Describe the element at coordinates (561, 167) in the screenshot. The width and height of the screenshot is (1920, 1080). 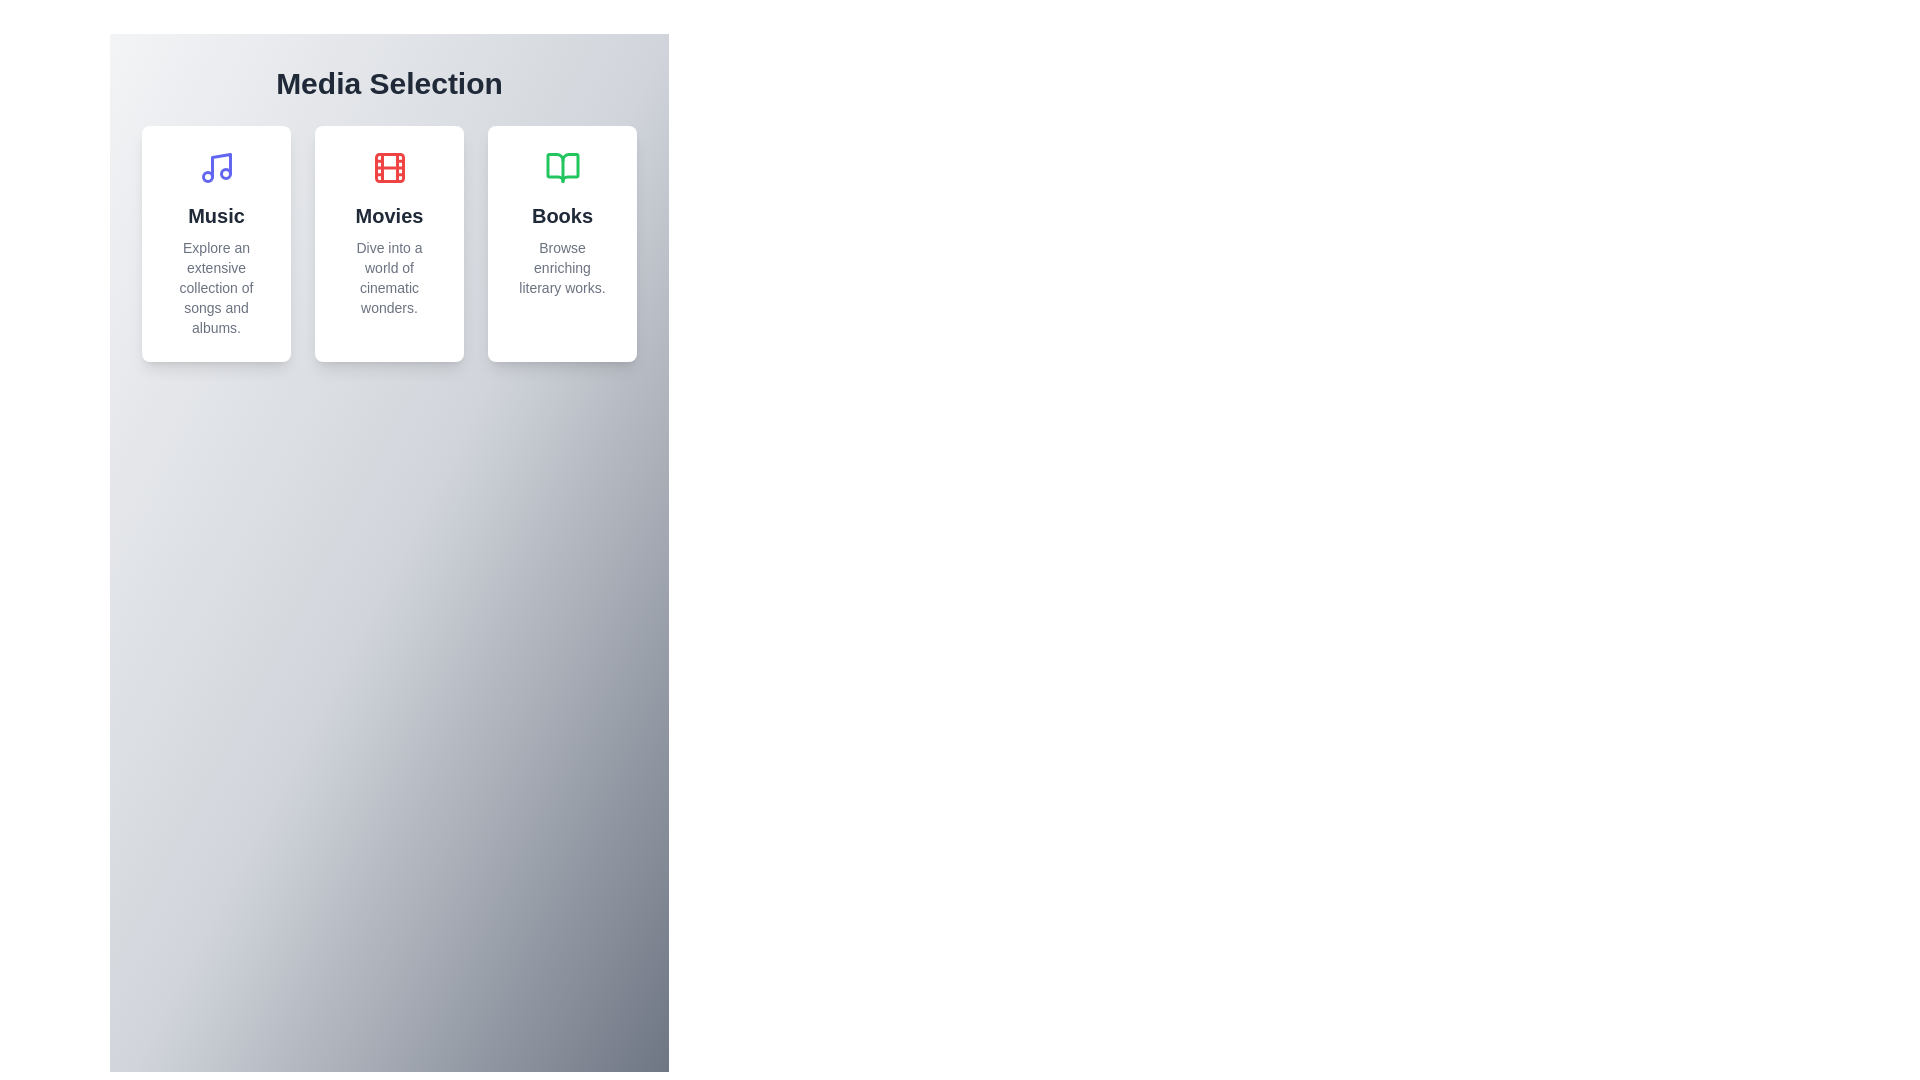
I see `the 'Books' icon located at the top of the third card in a horizontal row of three cards labeled 'Music,' 'Movies,' and 'Books.'` at that location.